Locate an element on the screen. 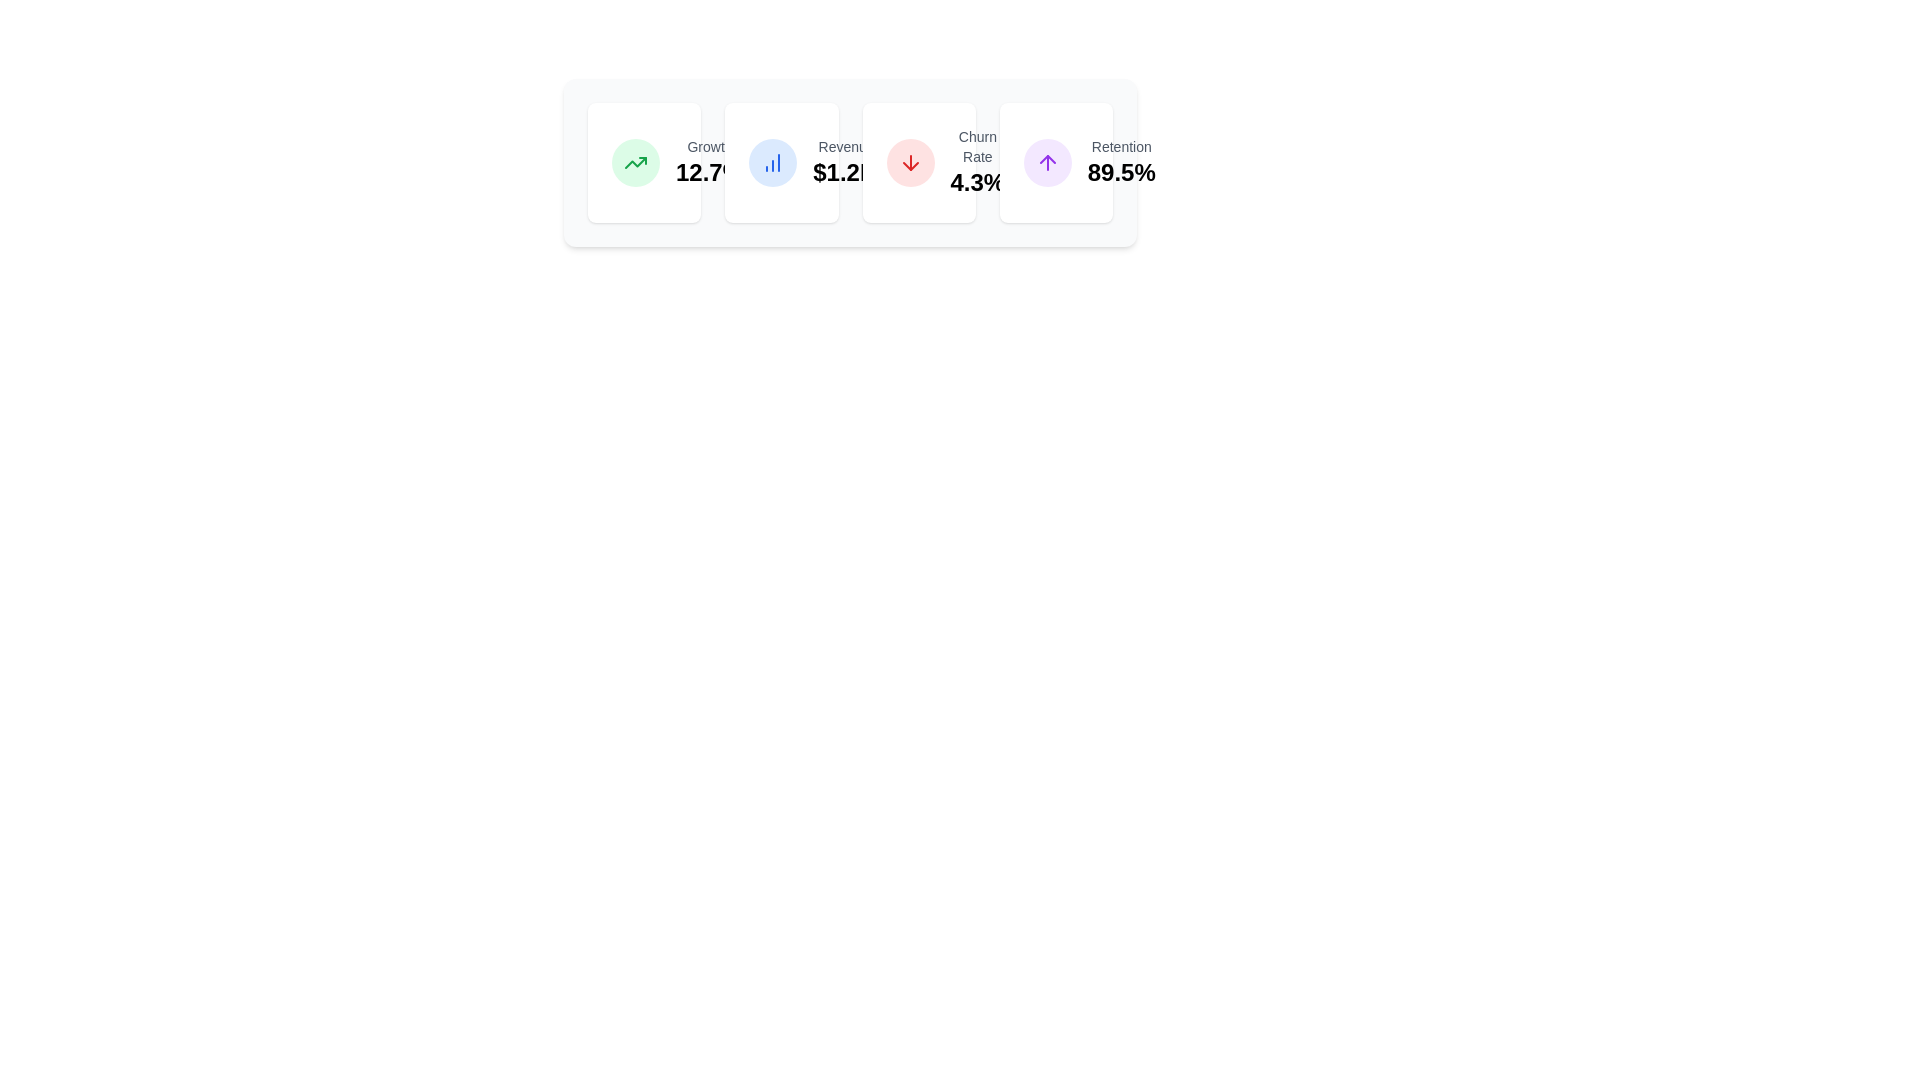 The image size is (1920, 1080). the static text label that describes the metric within the card, located beneath a red downward arrow icon and above the bold text '4.3%' is located at coordinates (977, 145).